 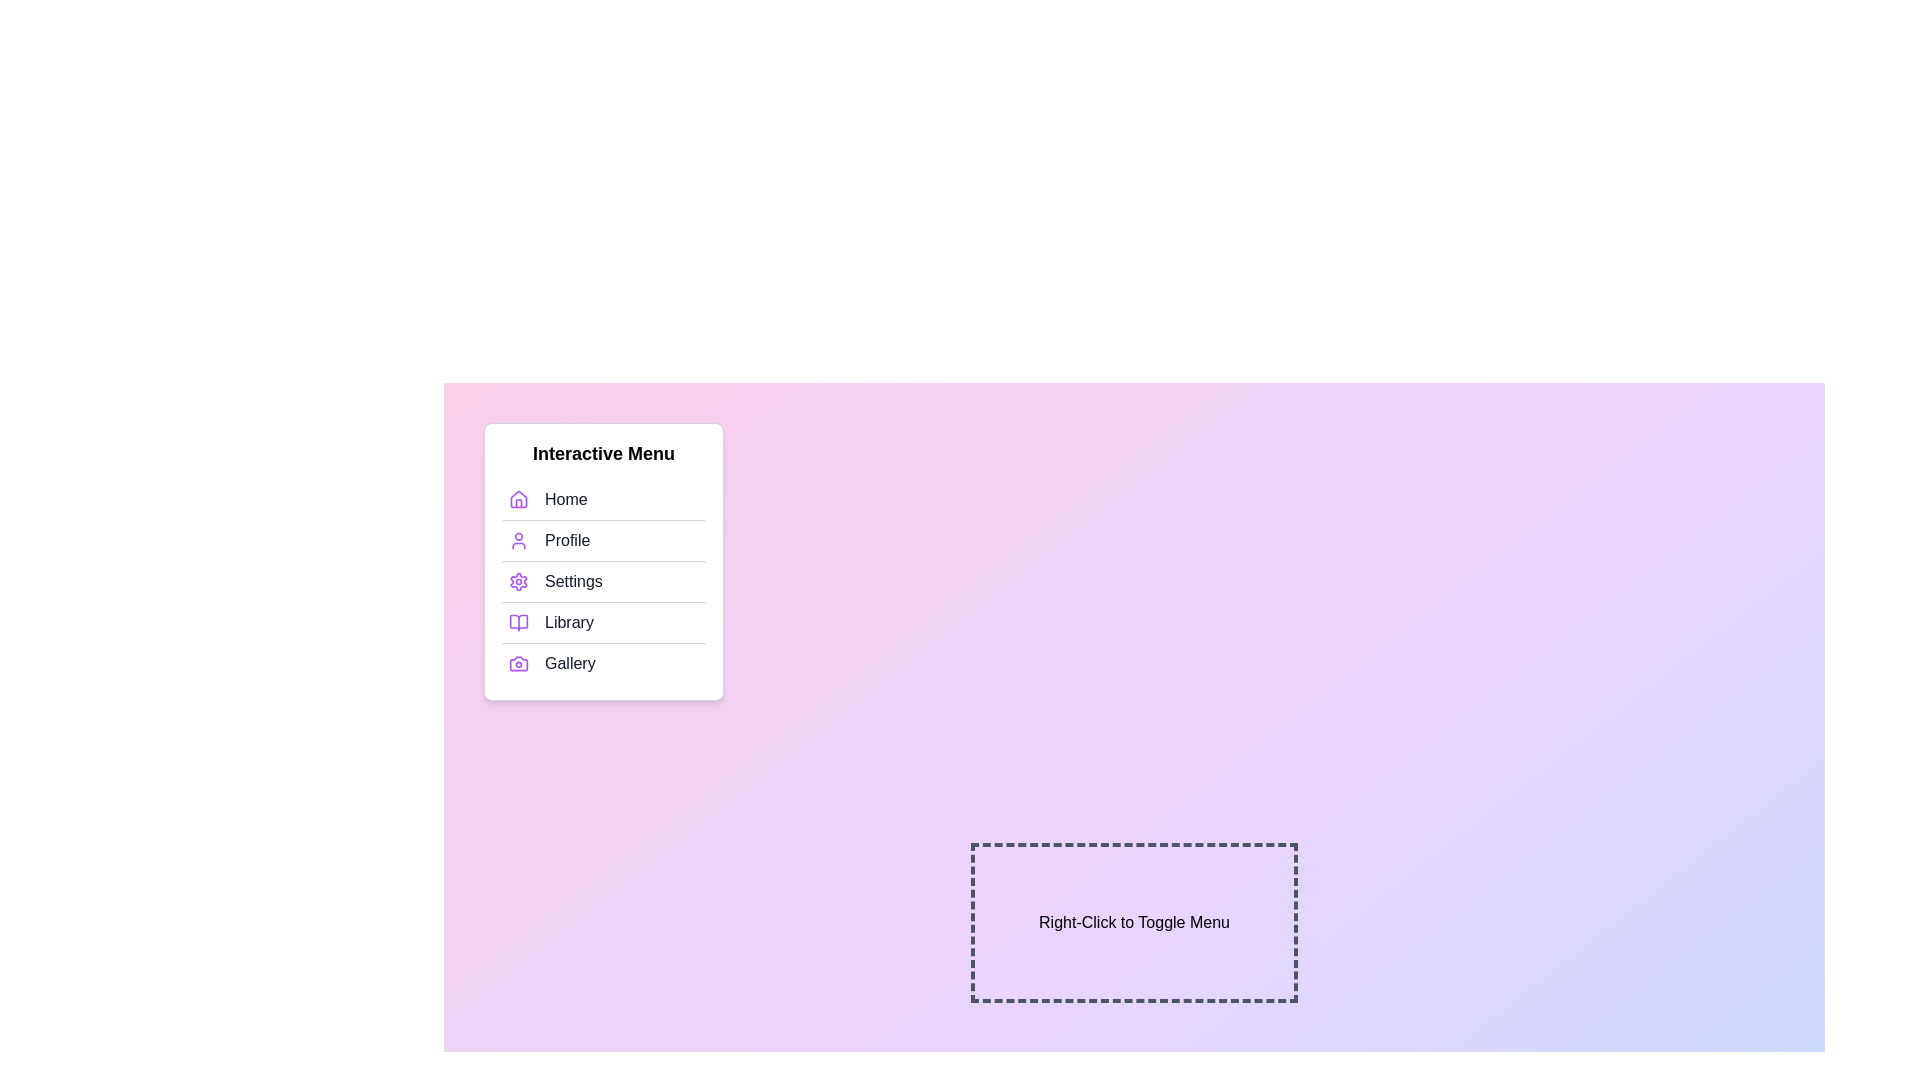 What do you see at coordinates (603, 663) in the screenshot?
I see `the menu item Gallery to highlight it` at bounding box center [603, 663].